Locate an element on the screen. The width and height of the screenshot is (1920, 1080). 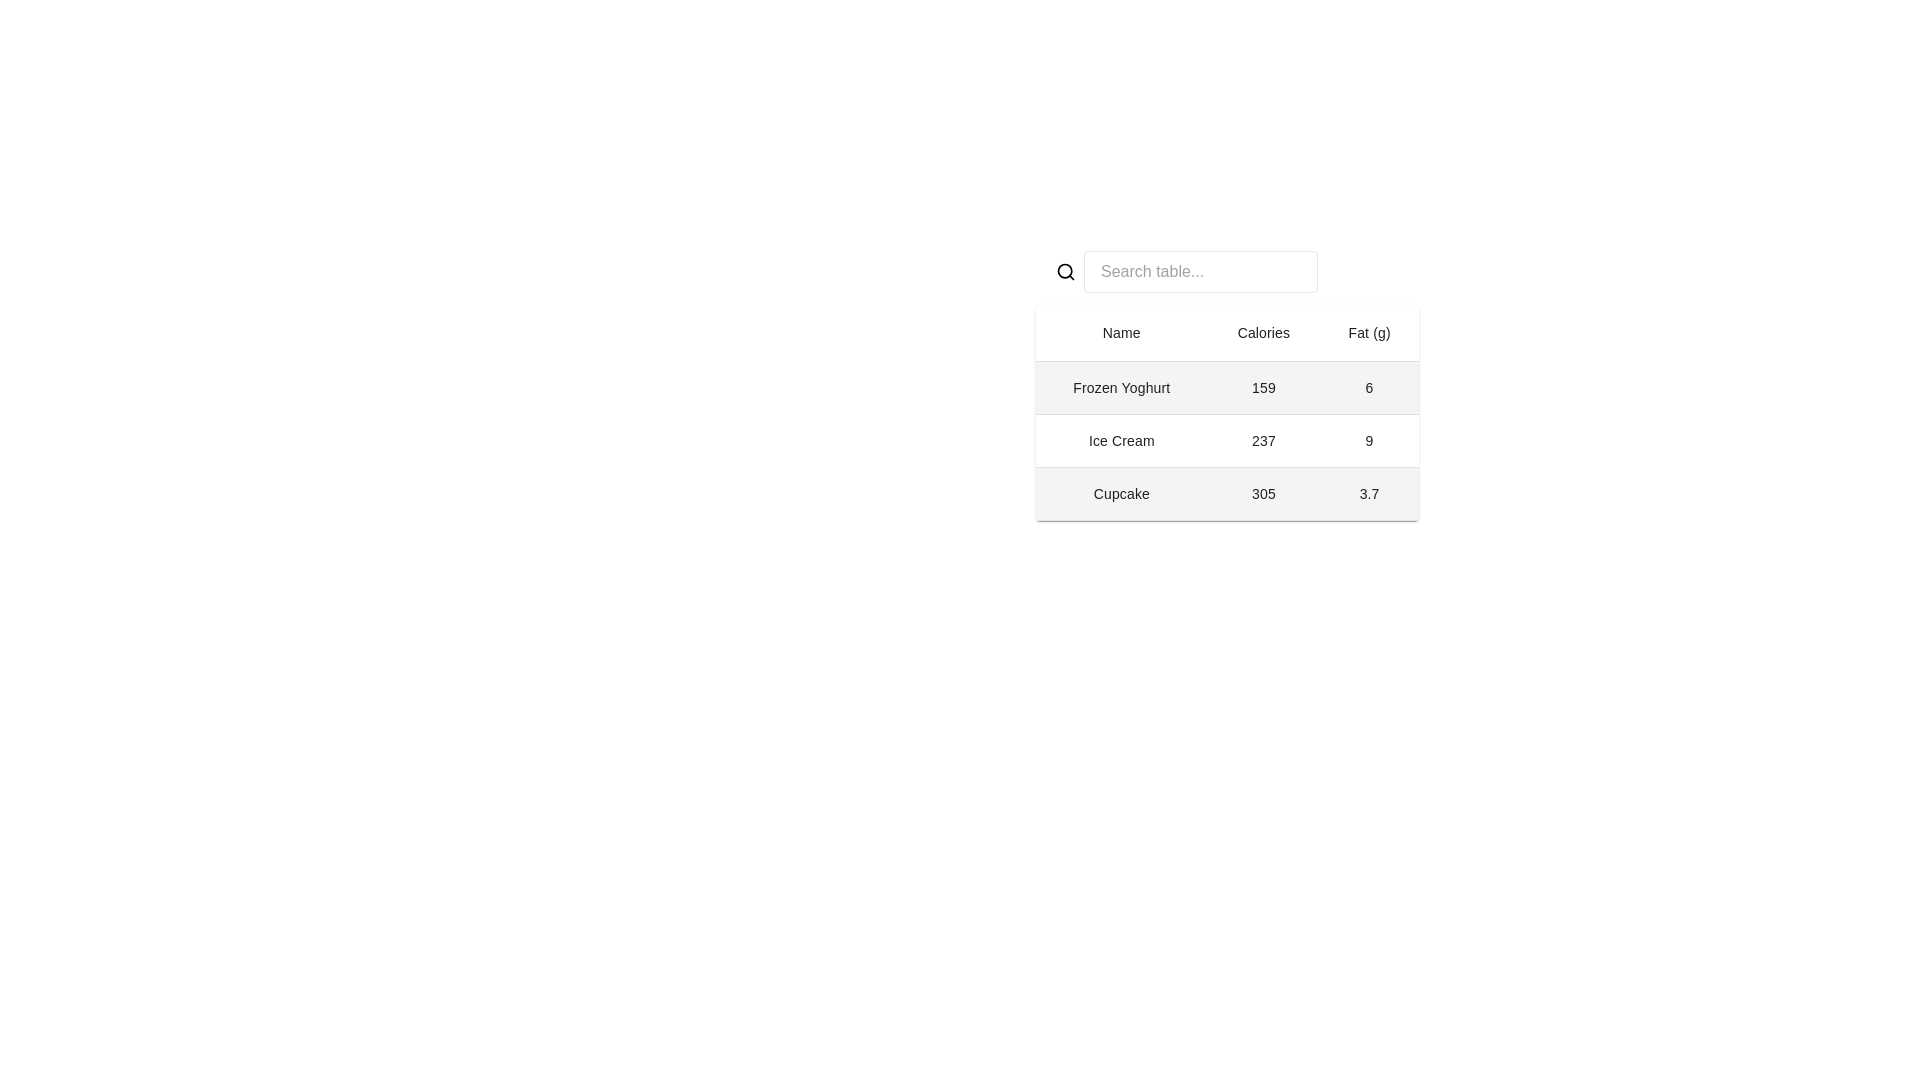
the table cell in the first column of the third row that represents the food item 'Cupcake' is located at coordinates (1121, 493).